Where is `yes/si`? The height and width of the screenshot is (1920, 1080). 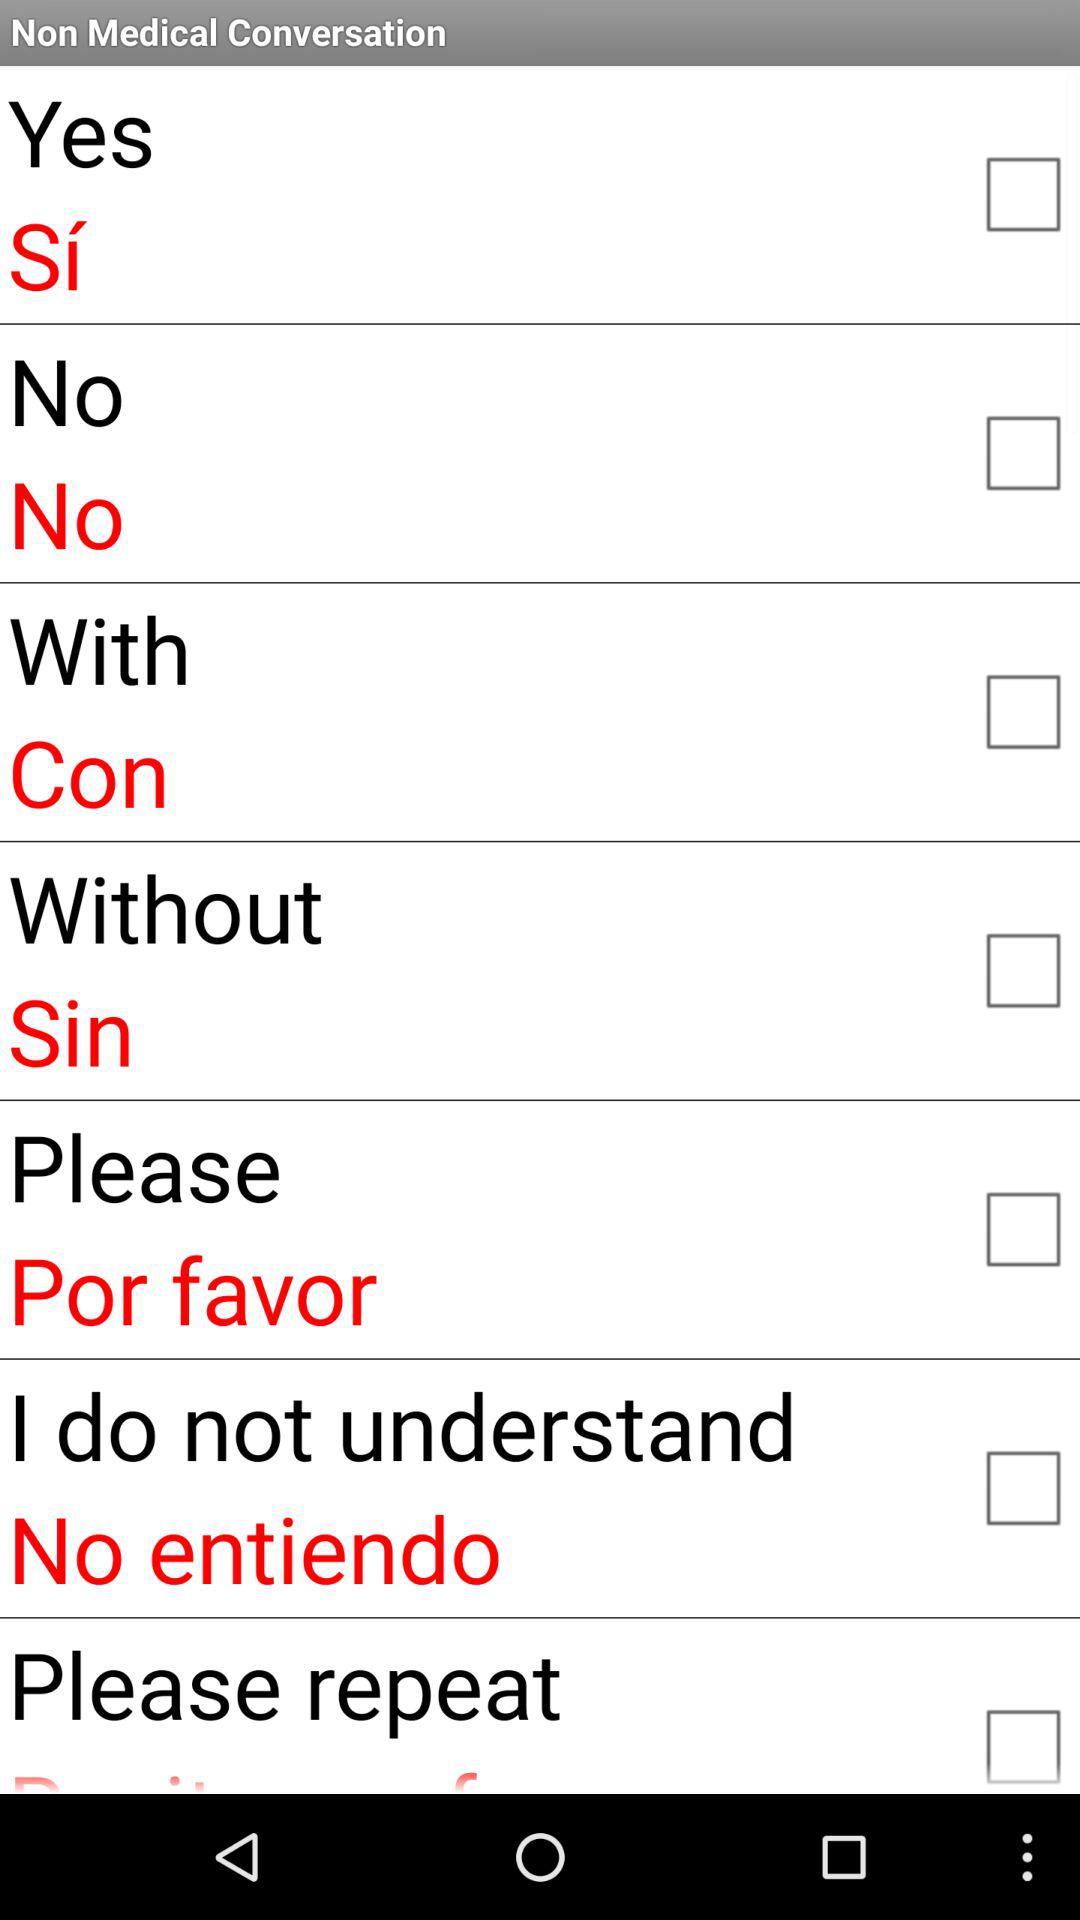 yes/si is located at coordinates (1022, 192).